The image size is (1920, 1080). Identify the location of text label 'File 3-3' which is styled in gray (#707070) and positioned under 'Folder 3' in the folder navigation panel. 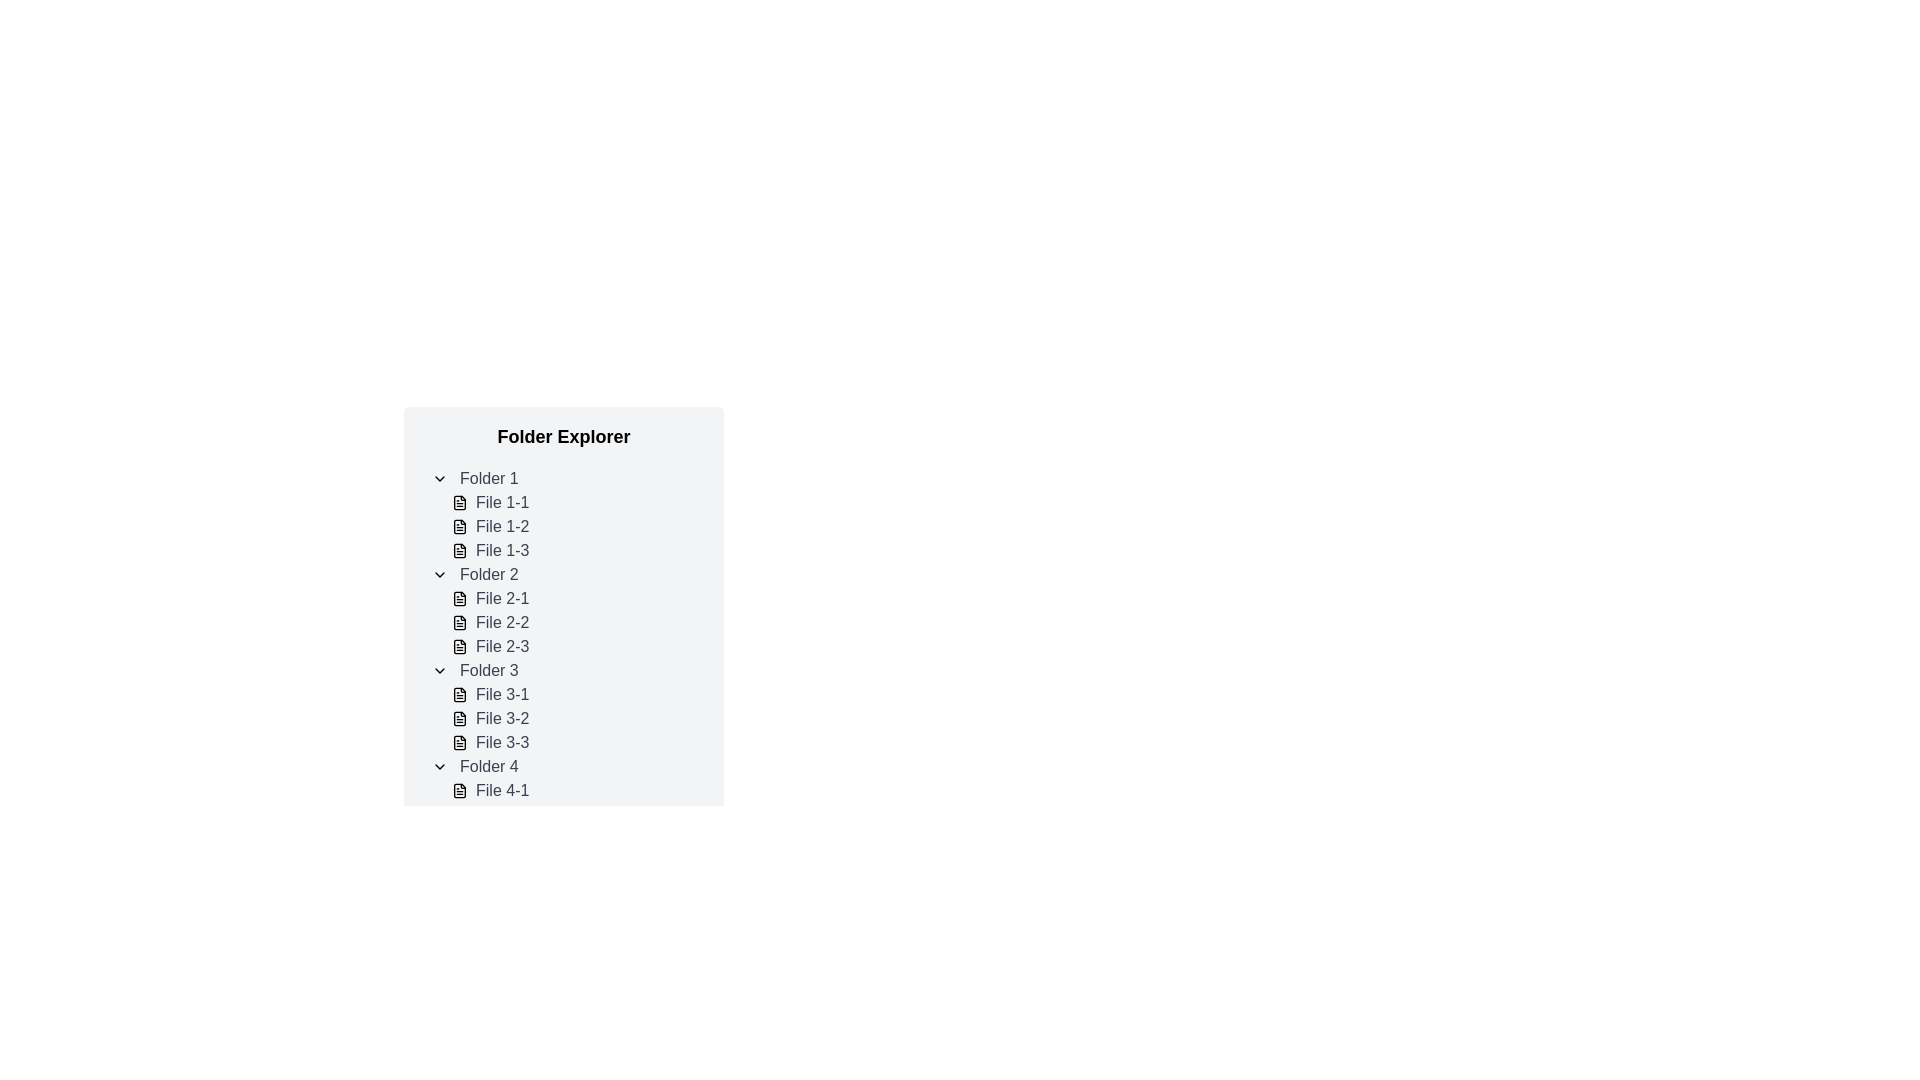
(502, 743).